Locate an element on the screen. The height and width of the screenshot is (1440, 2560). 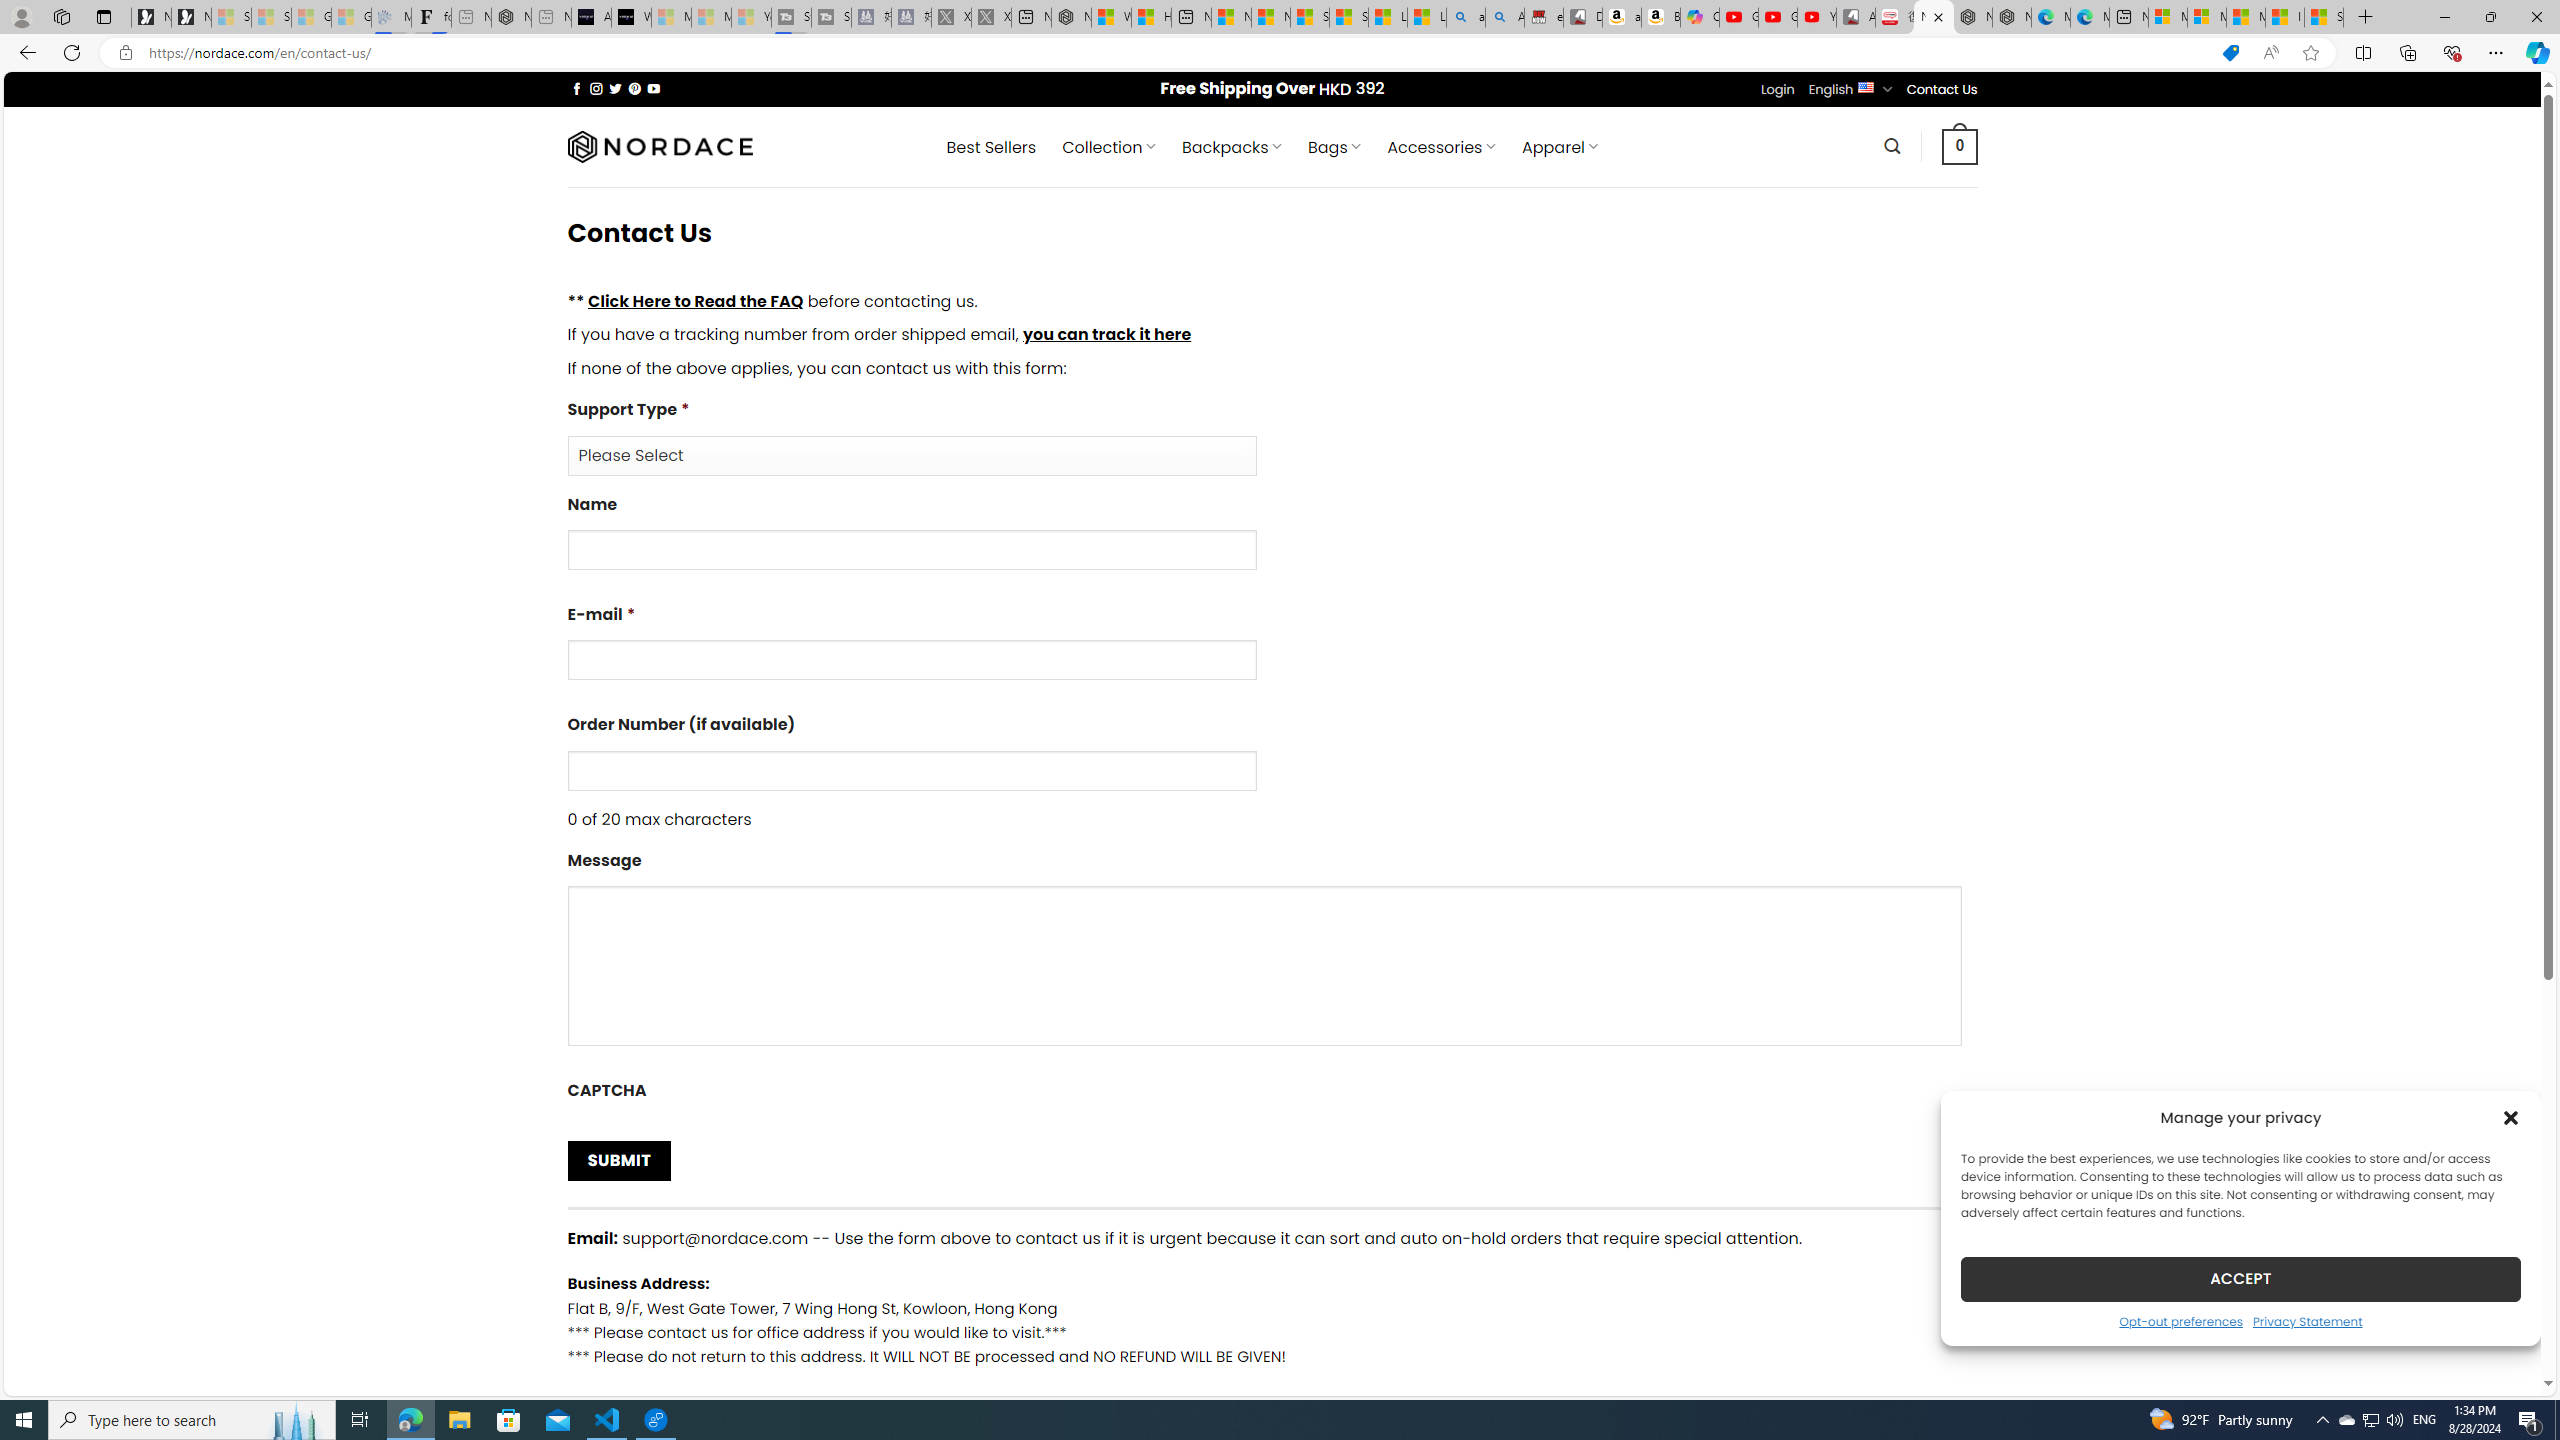
'Message' is located at coordinates (1271, 954).